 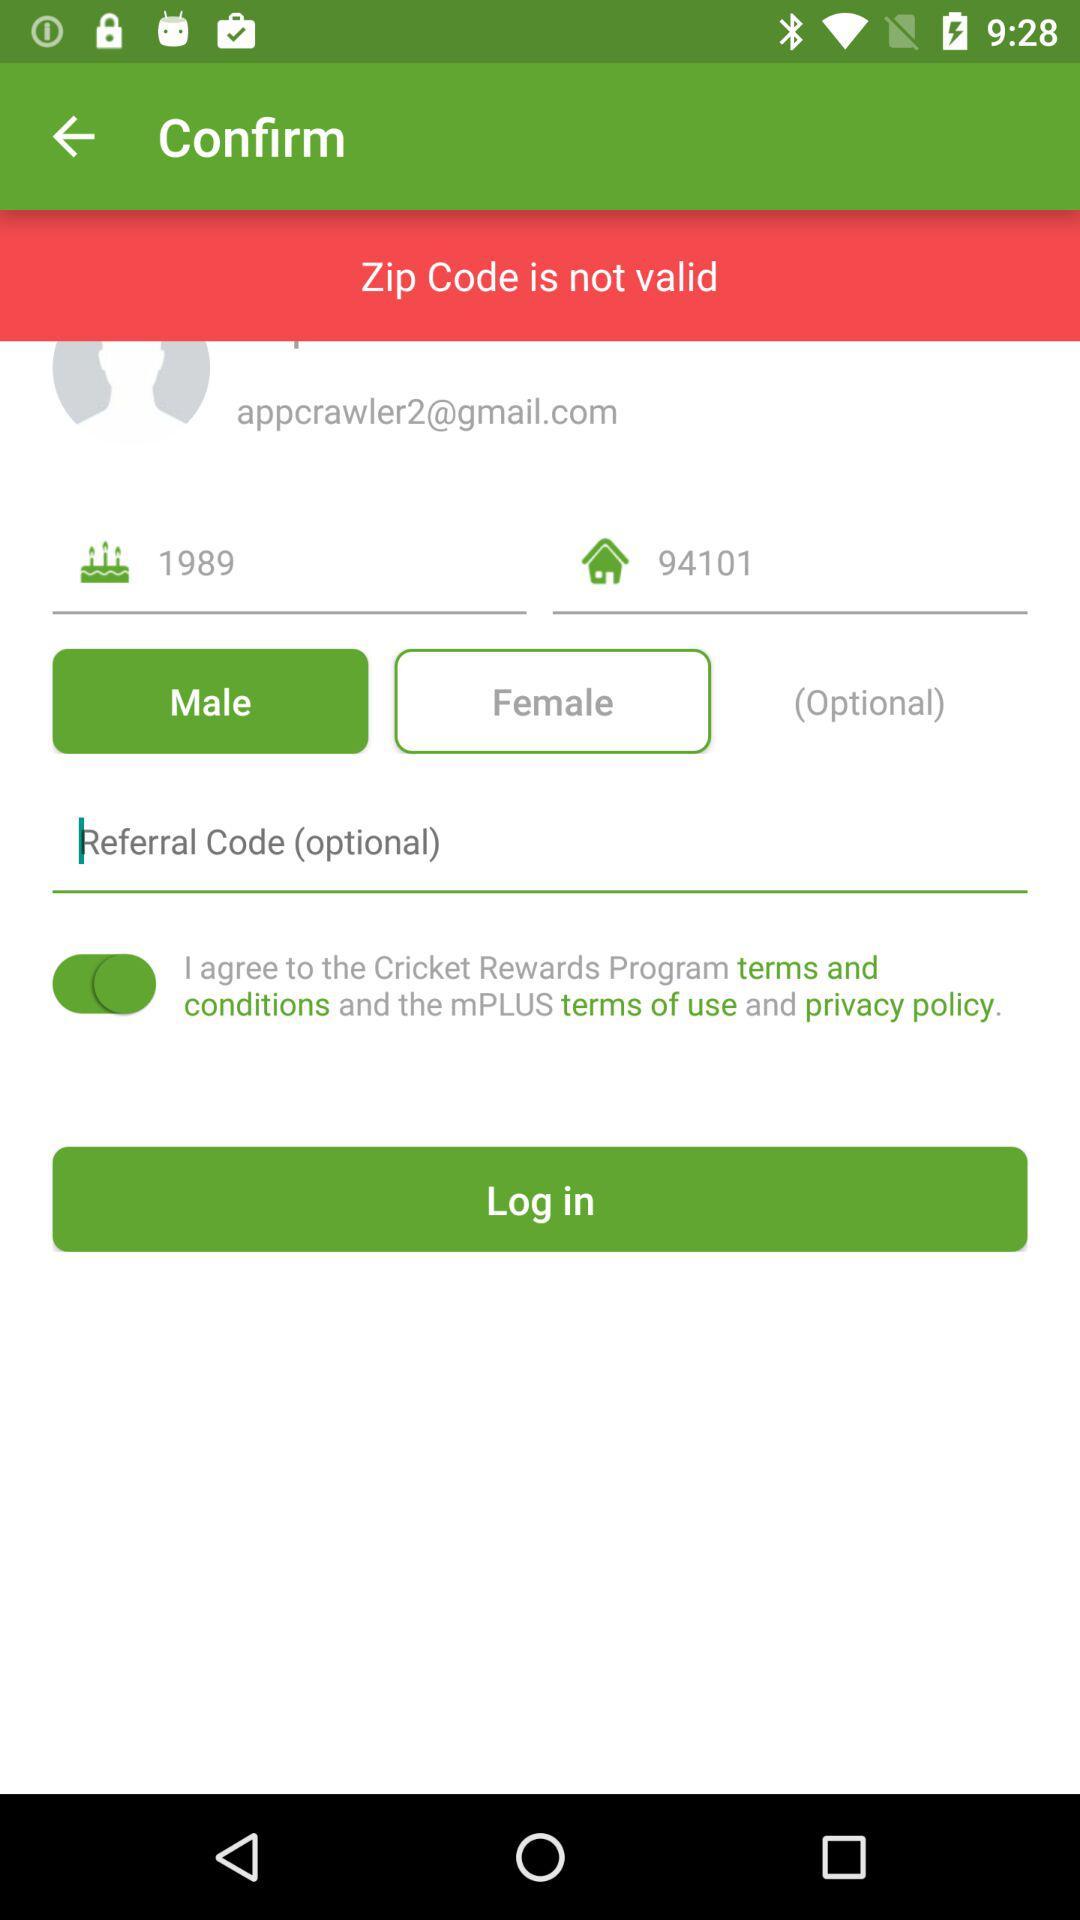 What do you see at coordinates (341, 560) in the screenshot?
I see `1989` at bounding box center [341, 560].